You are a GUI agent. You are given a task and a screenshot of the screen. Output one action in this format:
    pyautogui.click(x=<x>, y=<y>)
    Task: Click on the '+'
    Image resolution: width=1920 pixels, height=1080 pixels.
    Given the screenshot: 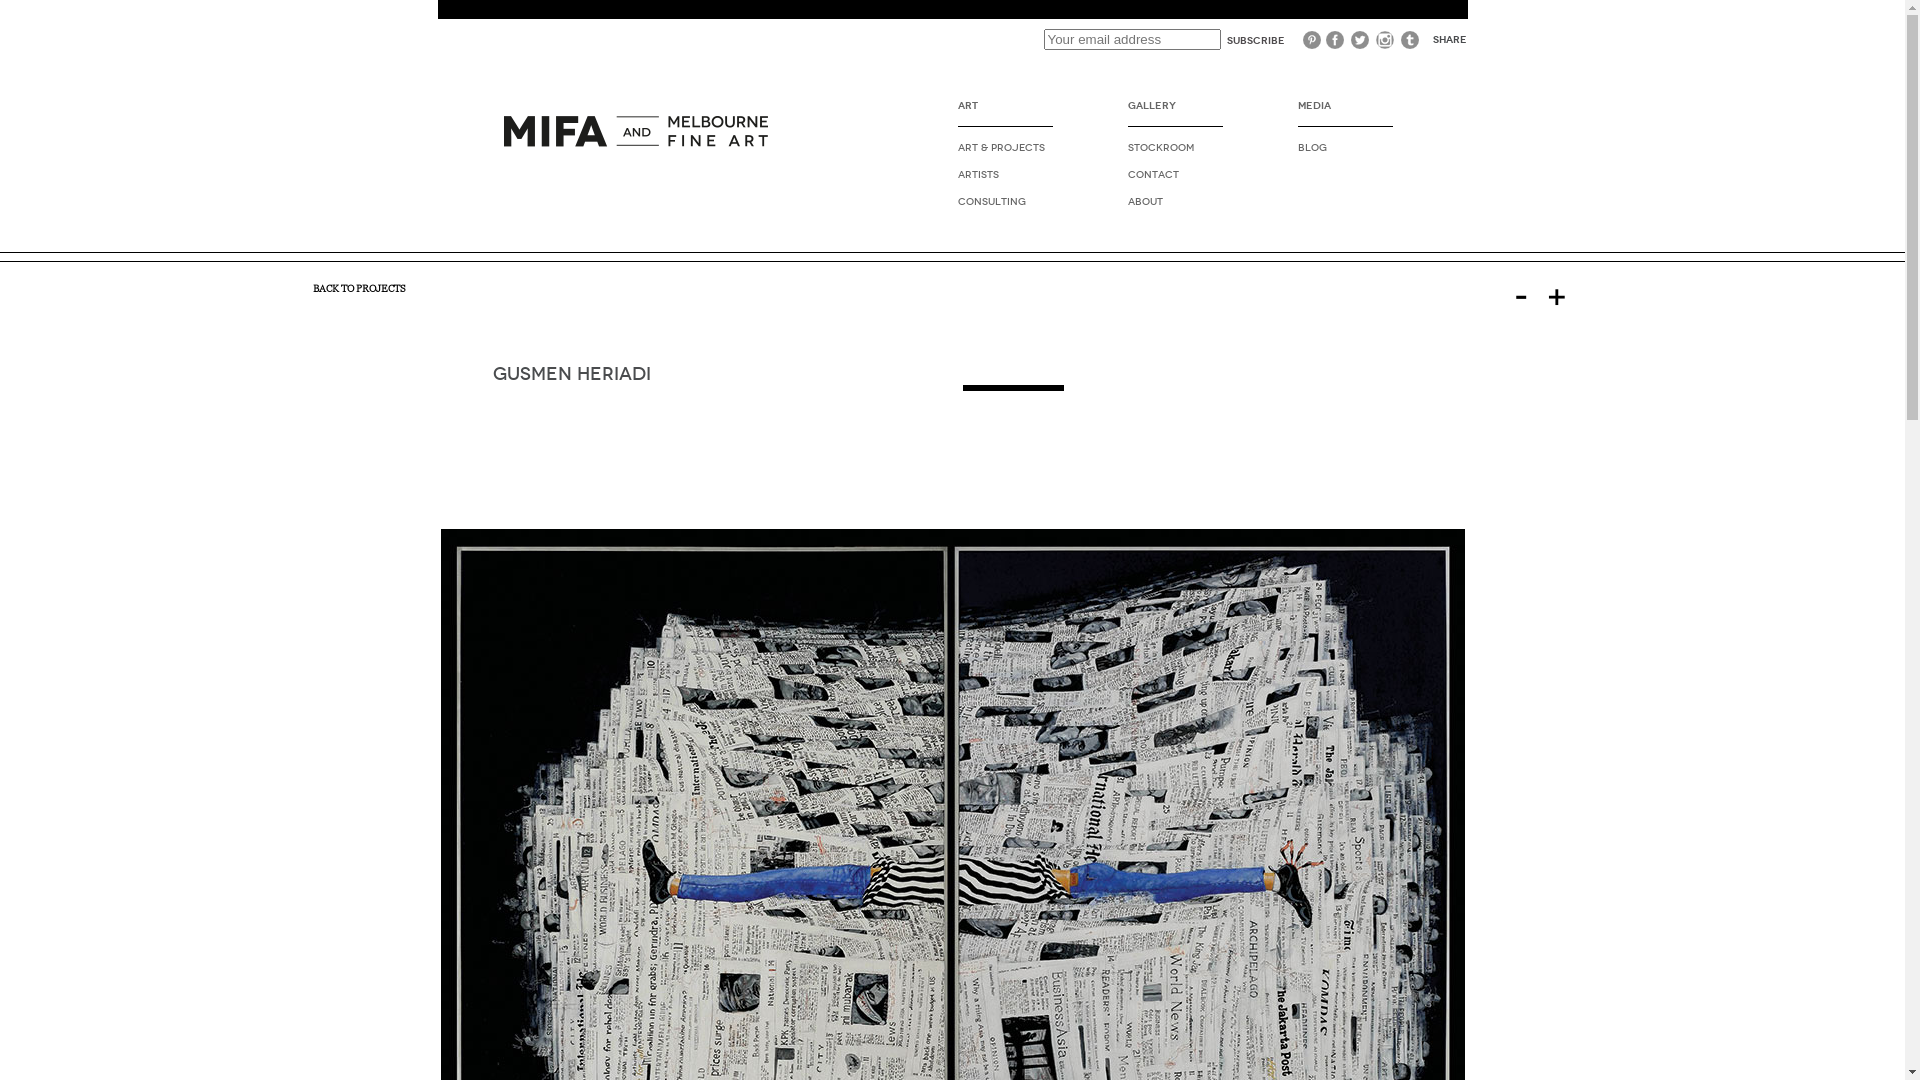 What is the action you would take?
    pyautogui.click(x=1563, y=295)
    